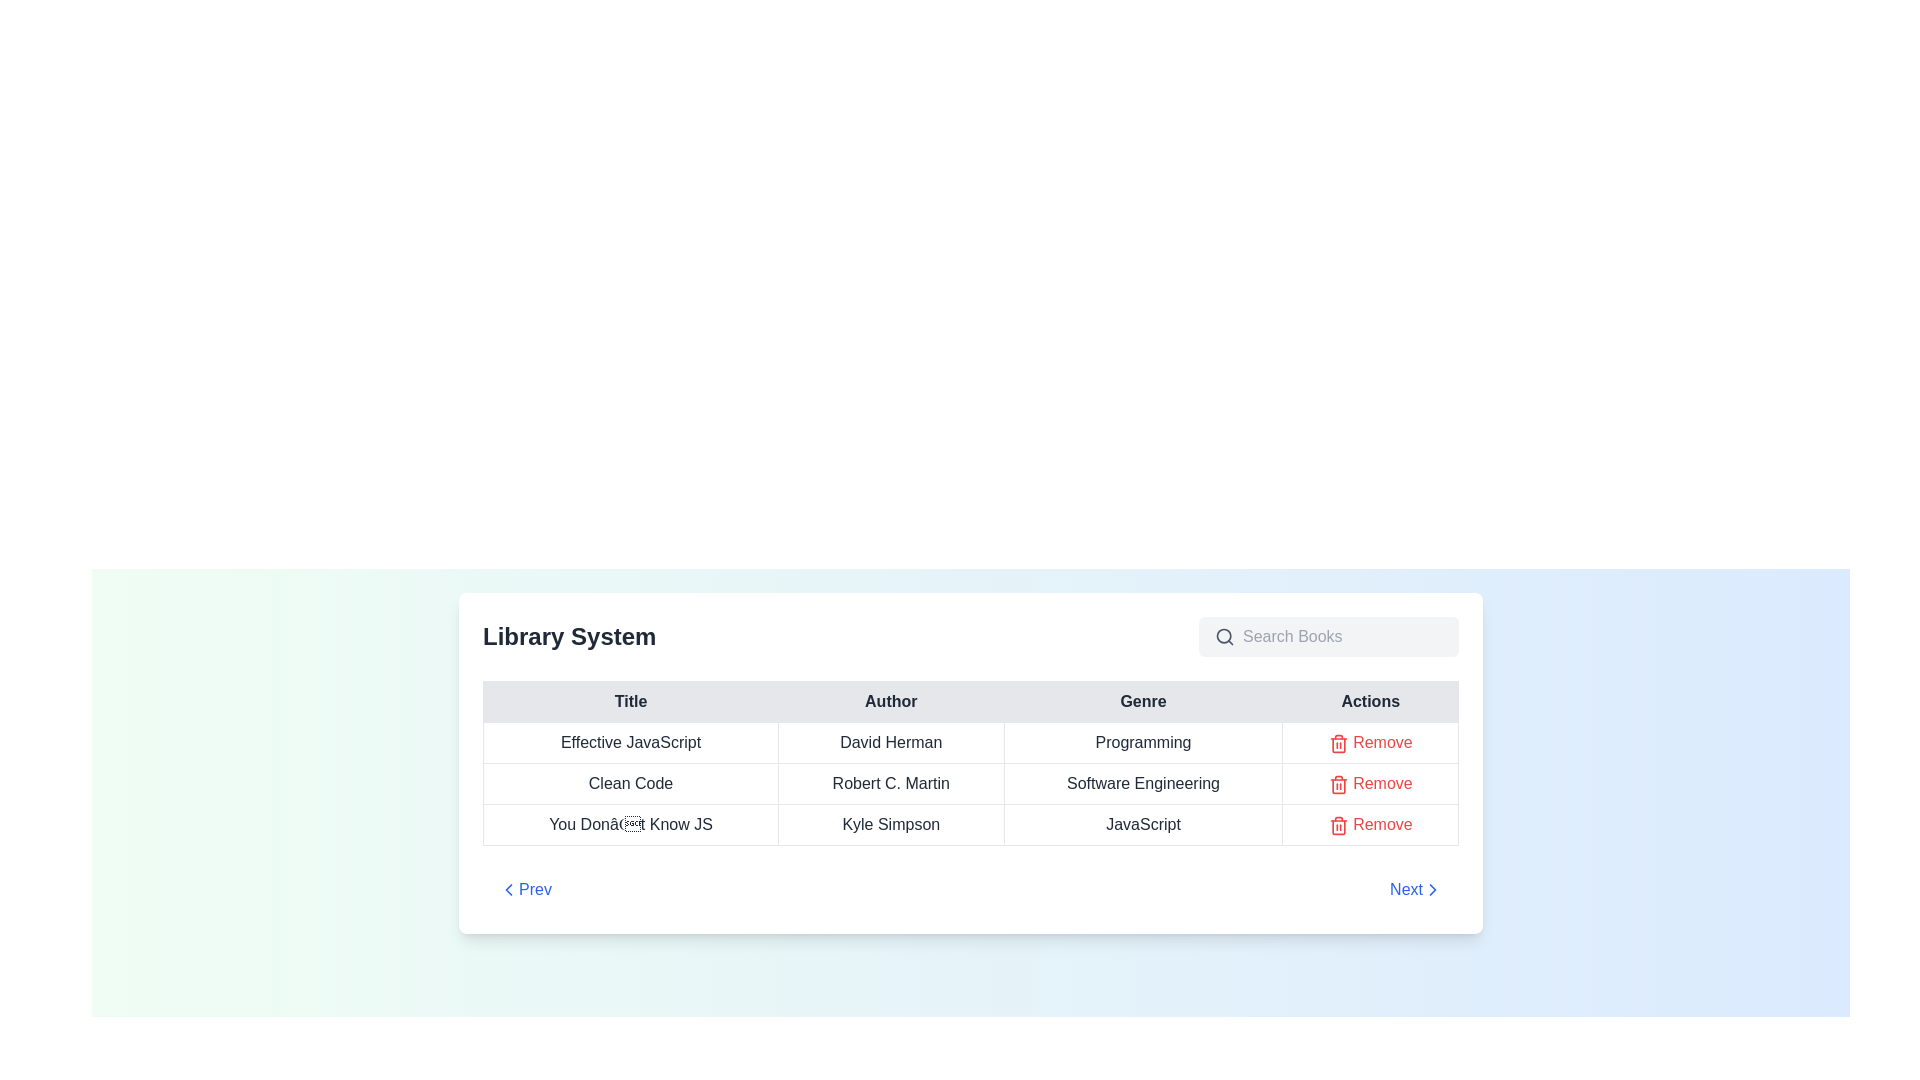 Image resolution: width=1920 pixels, height=1080 pixels. I want to click on the 'Remove' button with a red font and trash can icon located in the 'Actions' column of the second row, so click(1369, 782).